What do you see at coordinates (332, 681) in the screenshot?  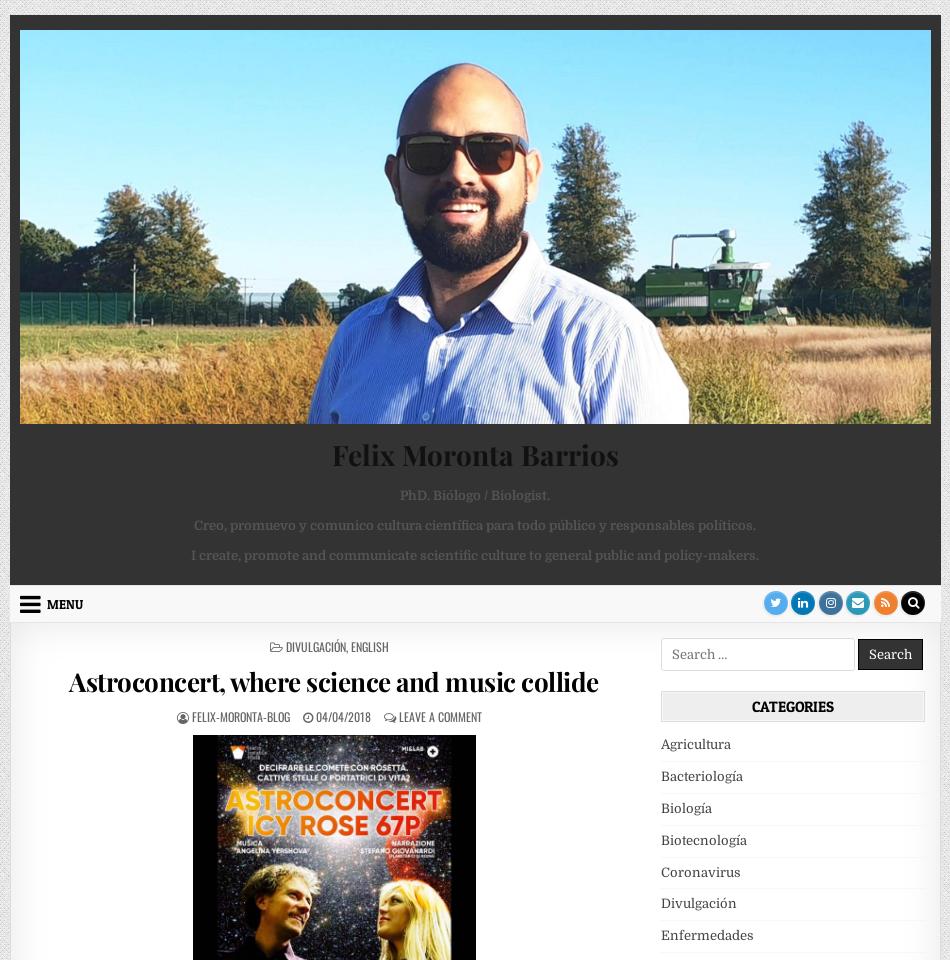 I see `'Astroconcert, where science and music collide'` at bounding box center [332, 681].